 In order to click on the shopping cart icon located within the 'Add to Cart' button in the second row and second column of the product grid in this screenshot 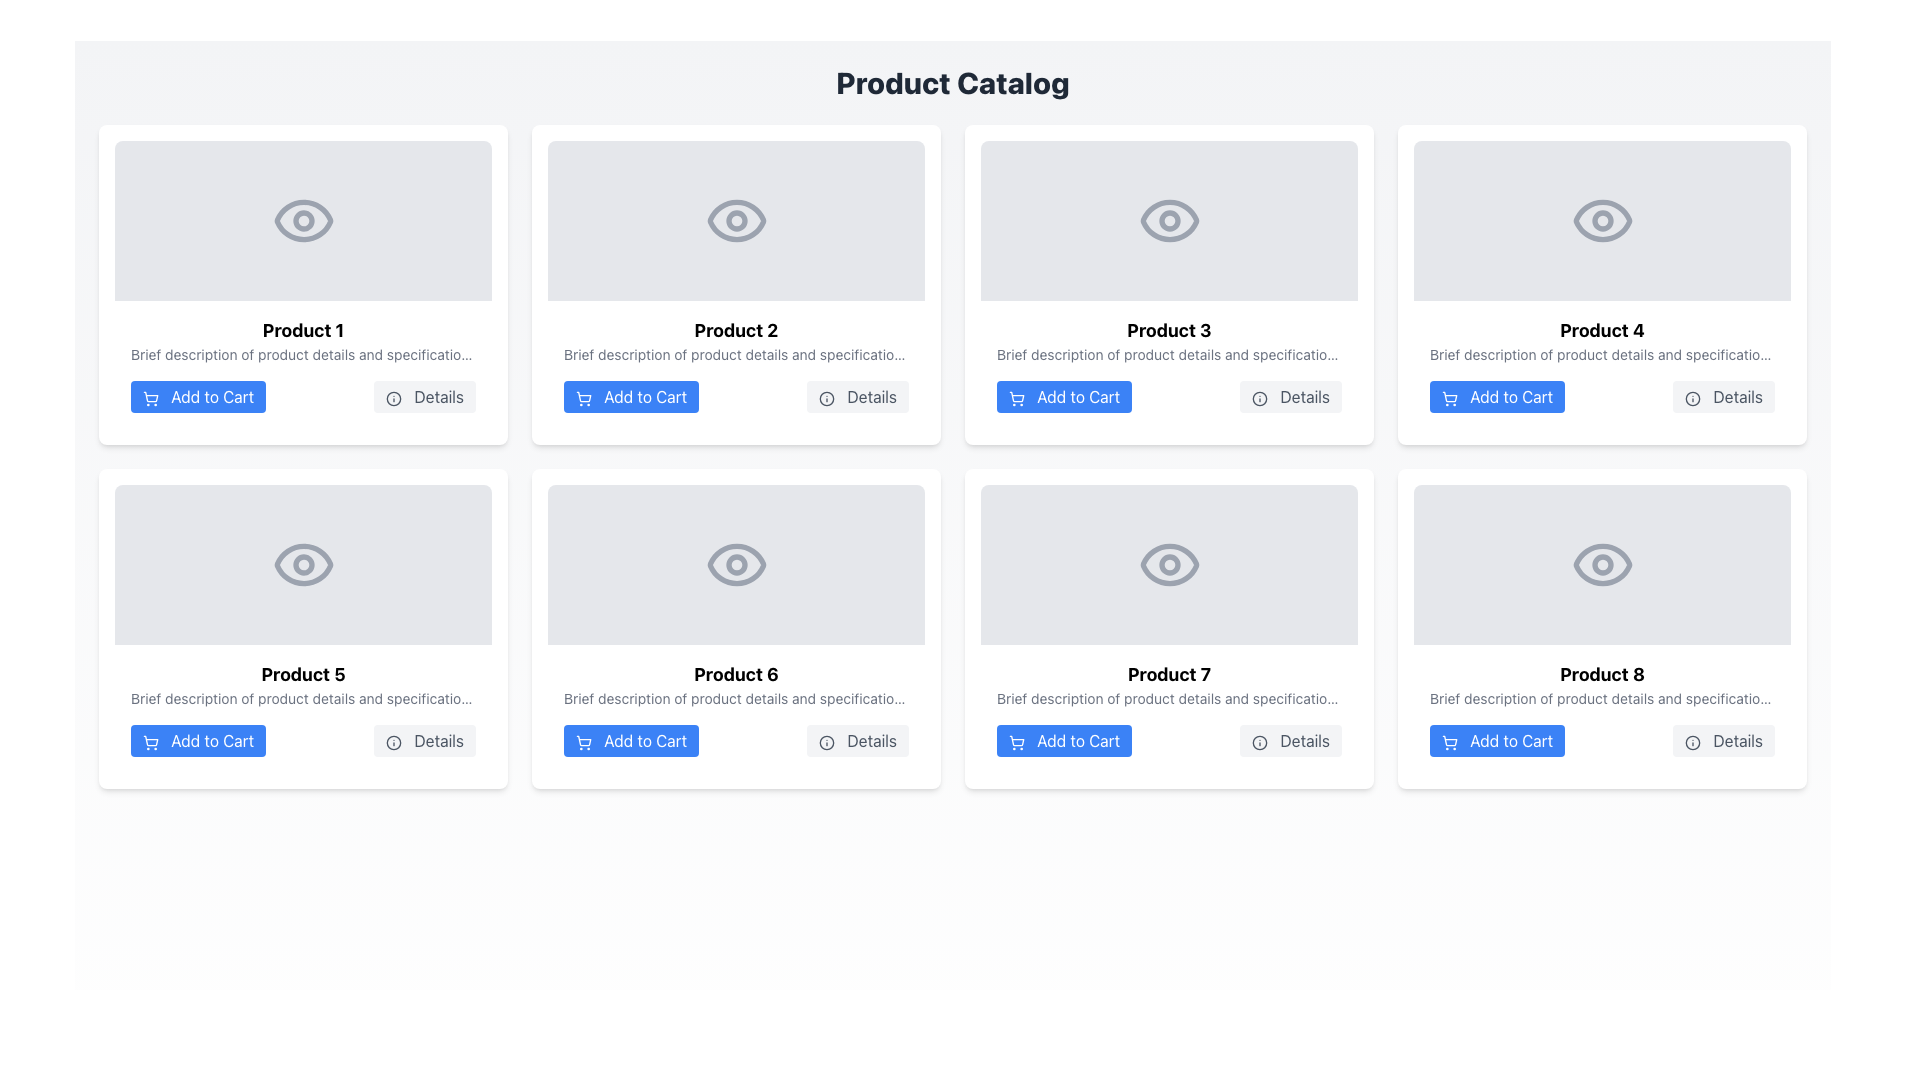, I will do `click(583, 741)`.